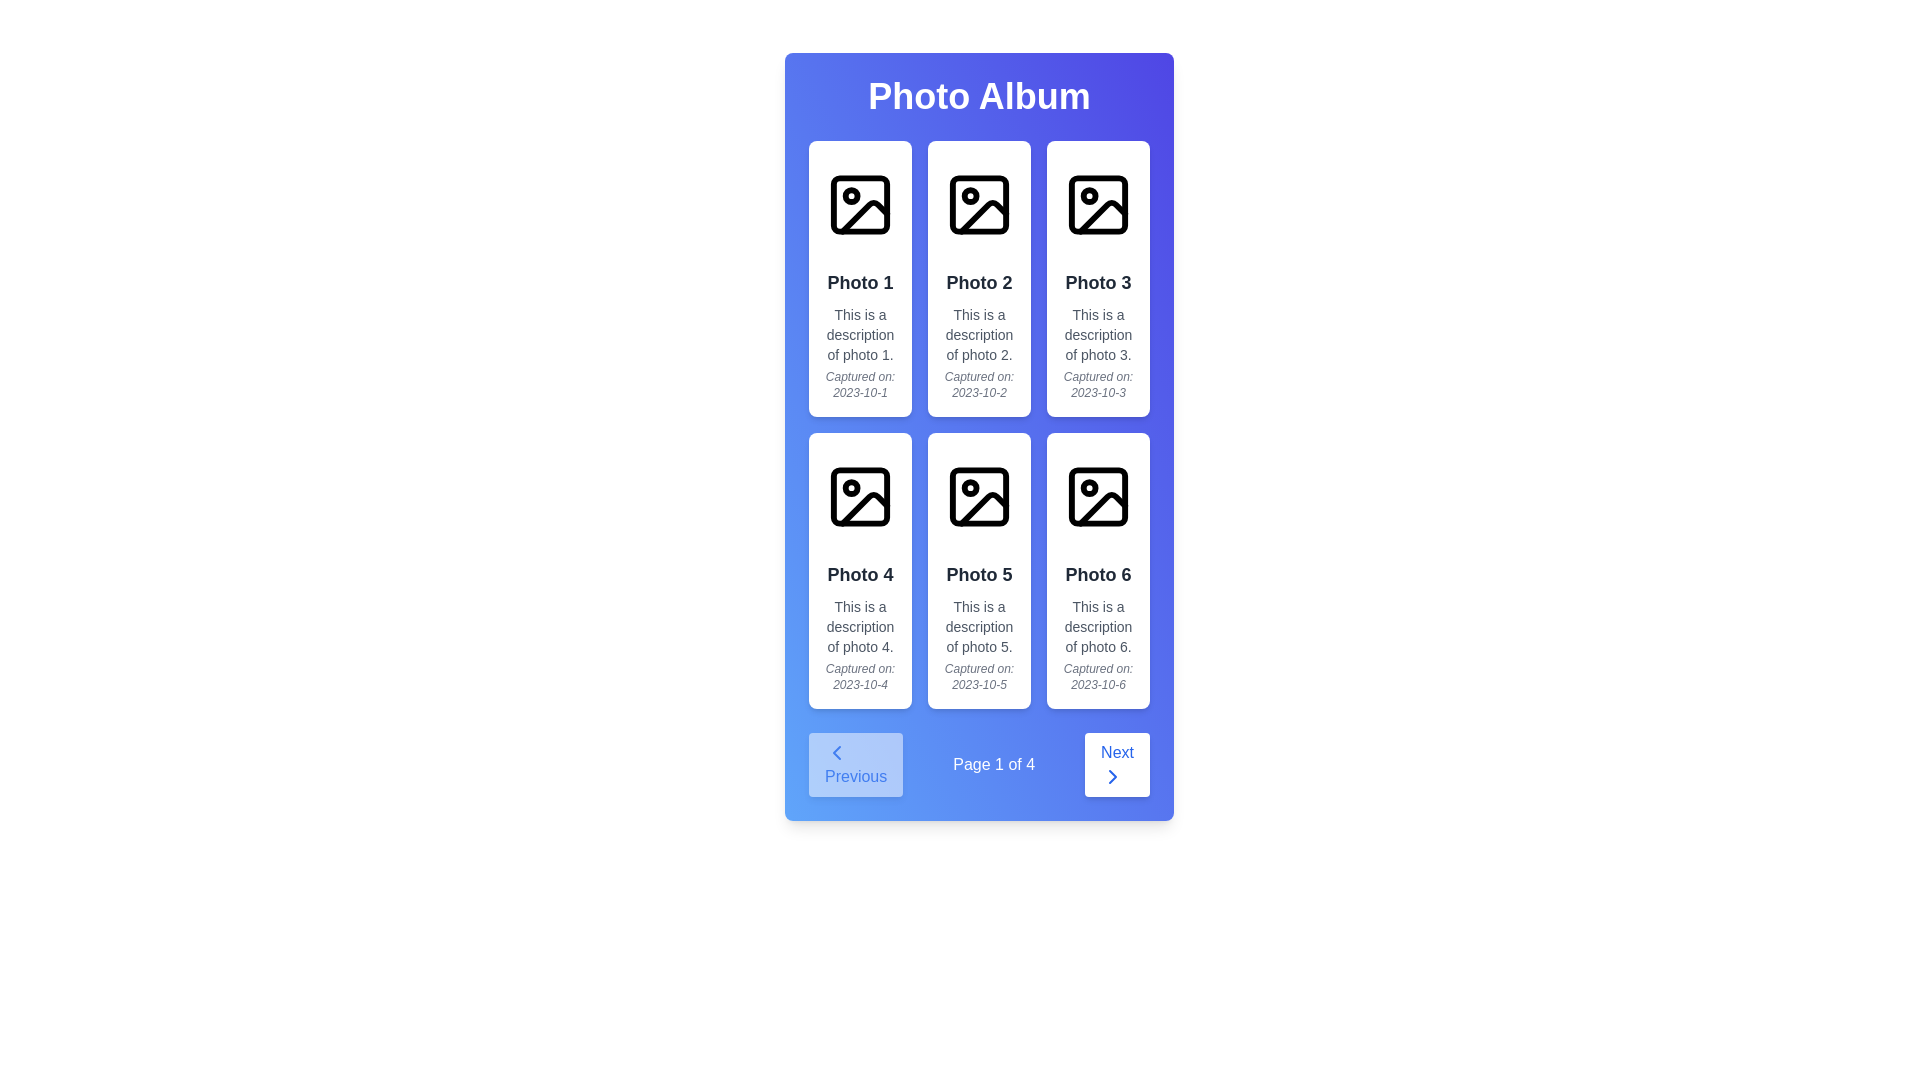 The height and width of the screenshot is (1080, 1920). What do you see at coordinates (1097, 204) in the screenshot?
I see `the square icon representing a placeholder for an image located at the top of the card for 'Photo 3', which is centered horizontally within its card` at bounding box center [1097, 204].